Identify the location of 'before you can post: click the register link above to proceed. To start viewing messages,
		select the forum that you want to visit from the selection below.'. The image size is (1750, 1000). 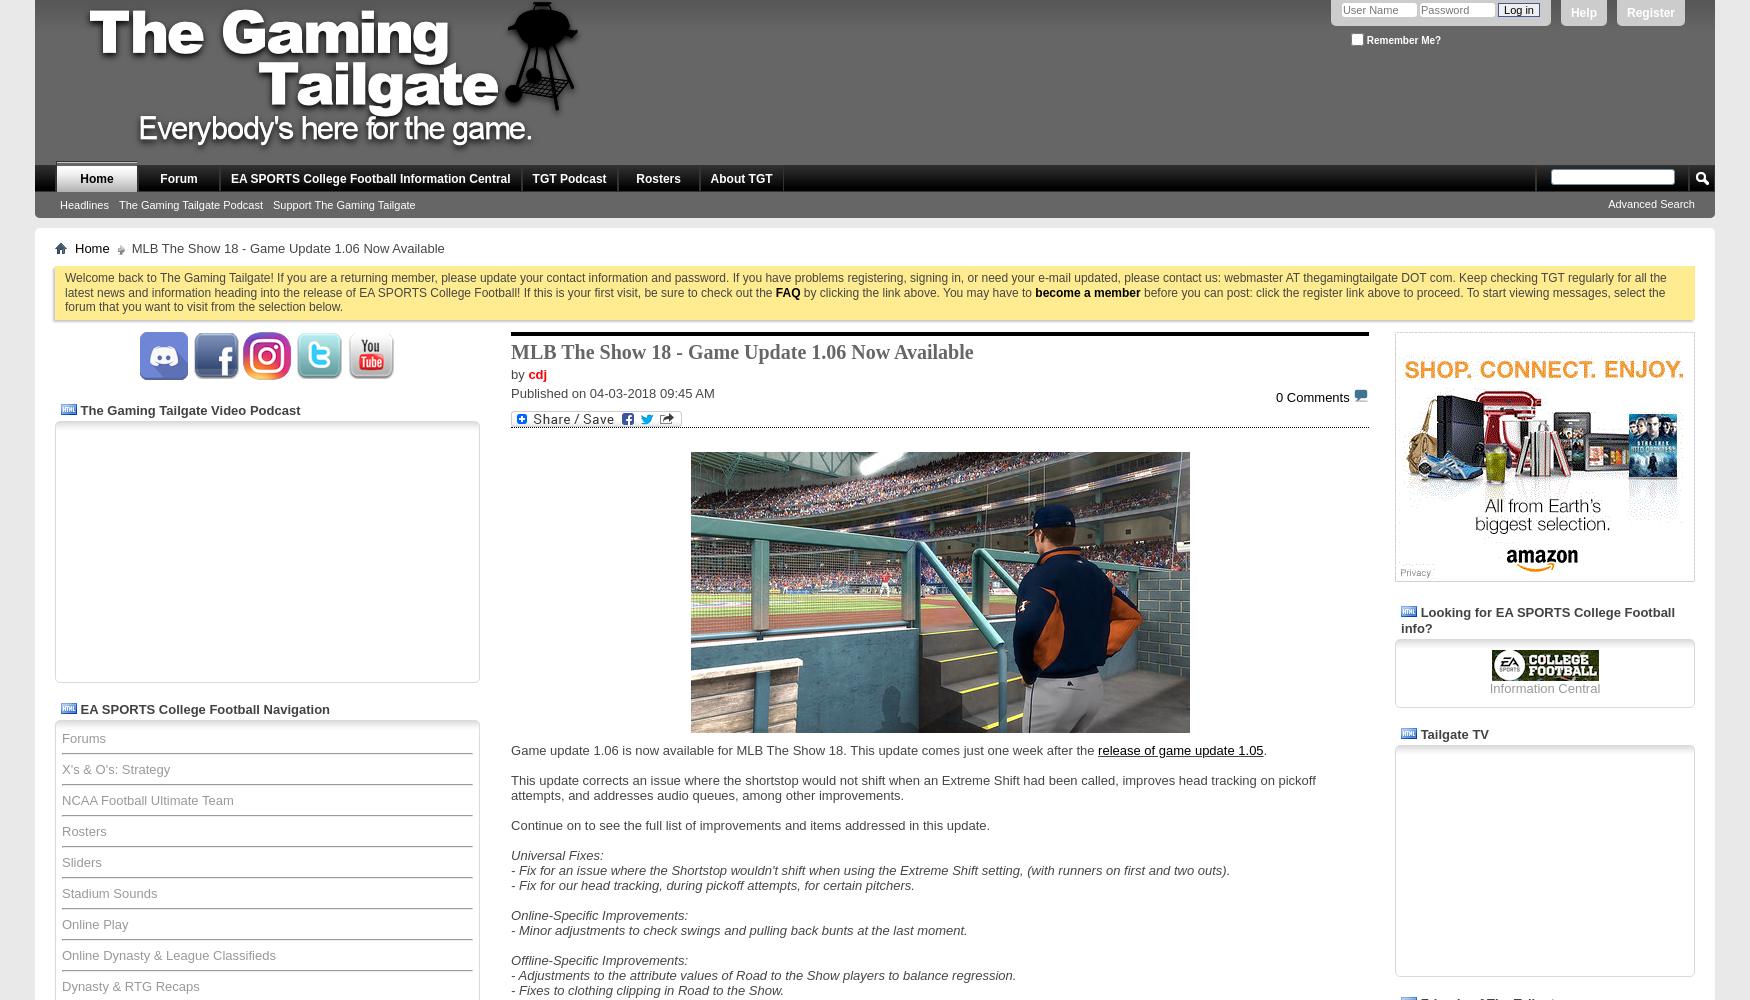
(865, 299).